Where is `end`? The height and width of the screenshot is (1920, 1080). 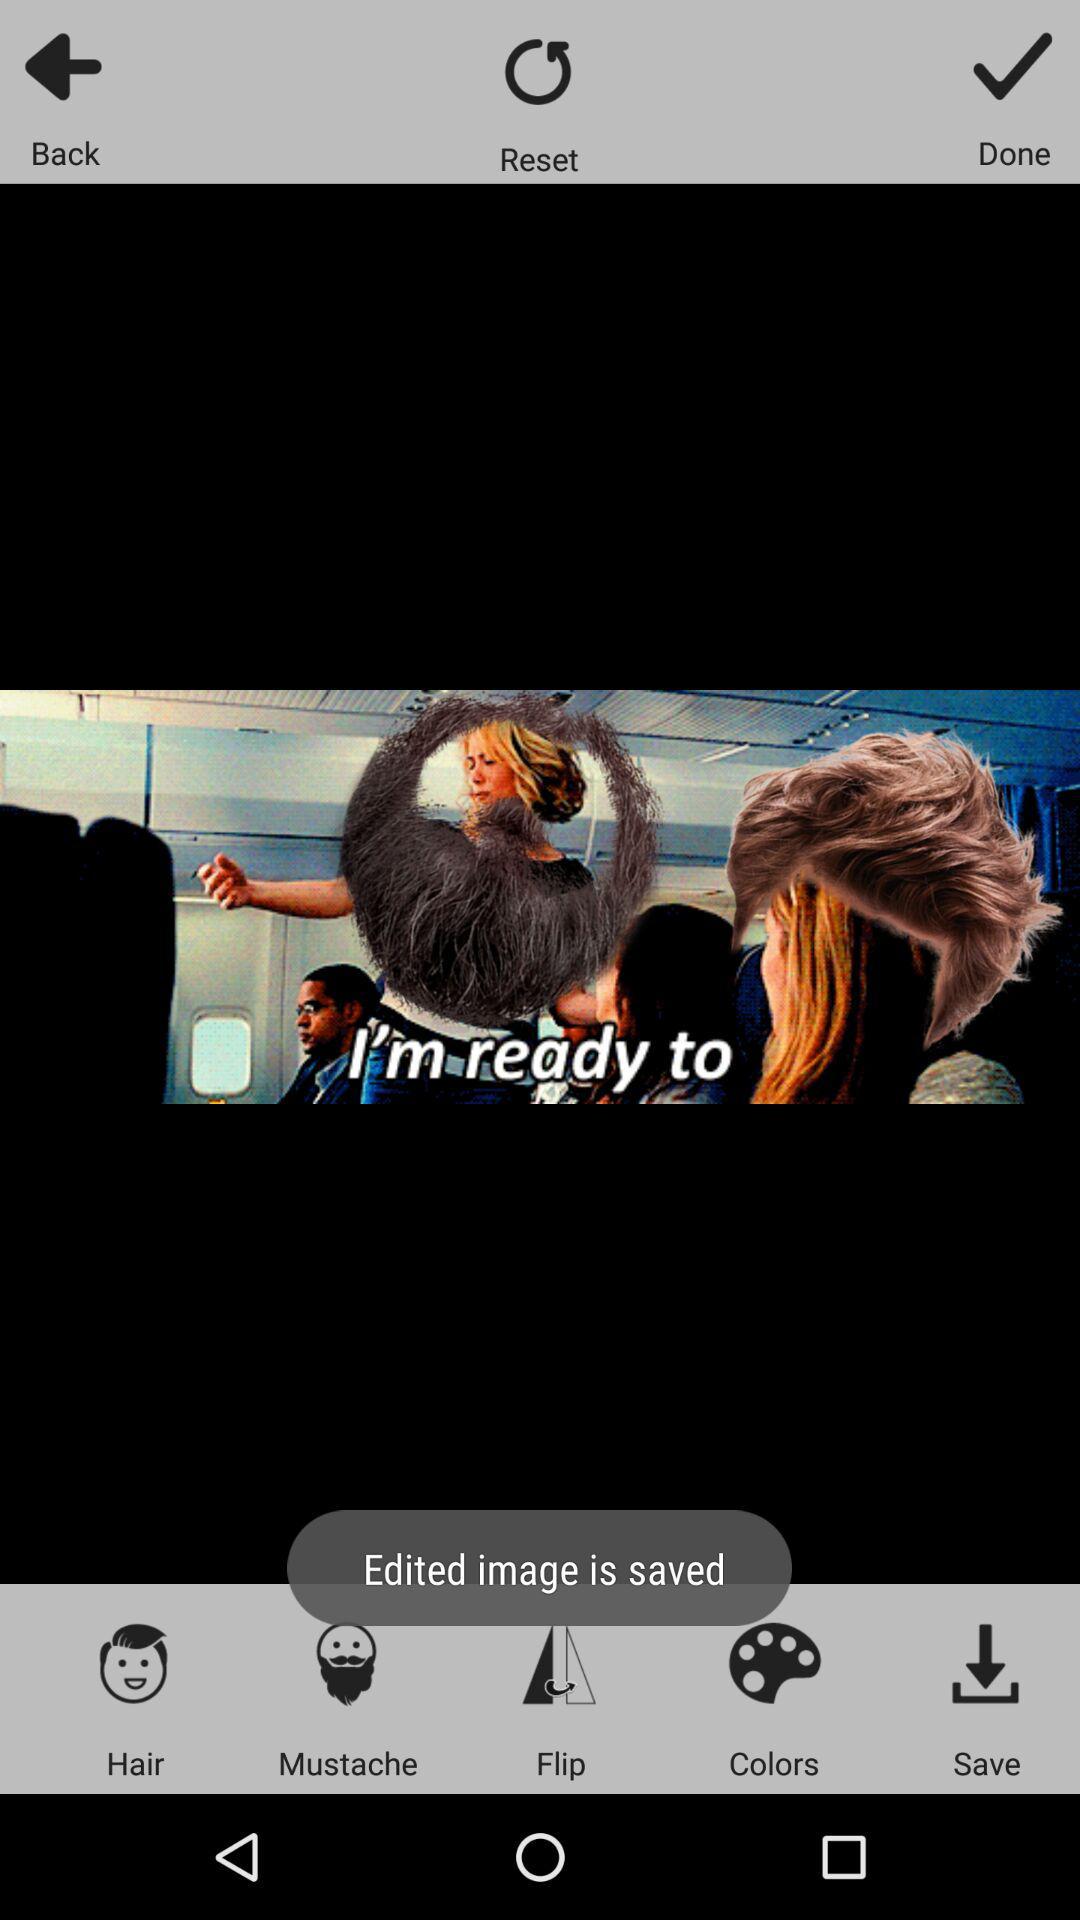 end is located at coordinates (1014, 65).